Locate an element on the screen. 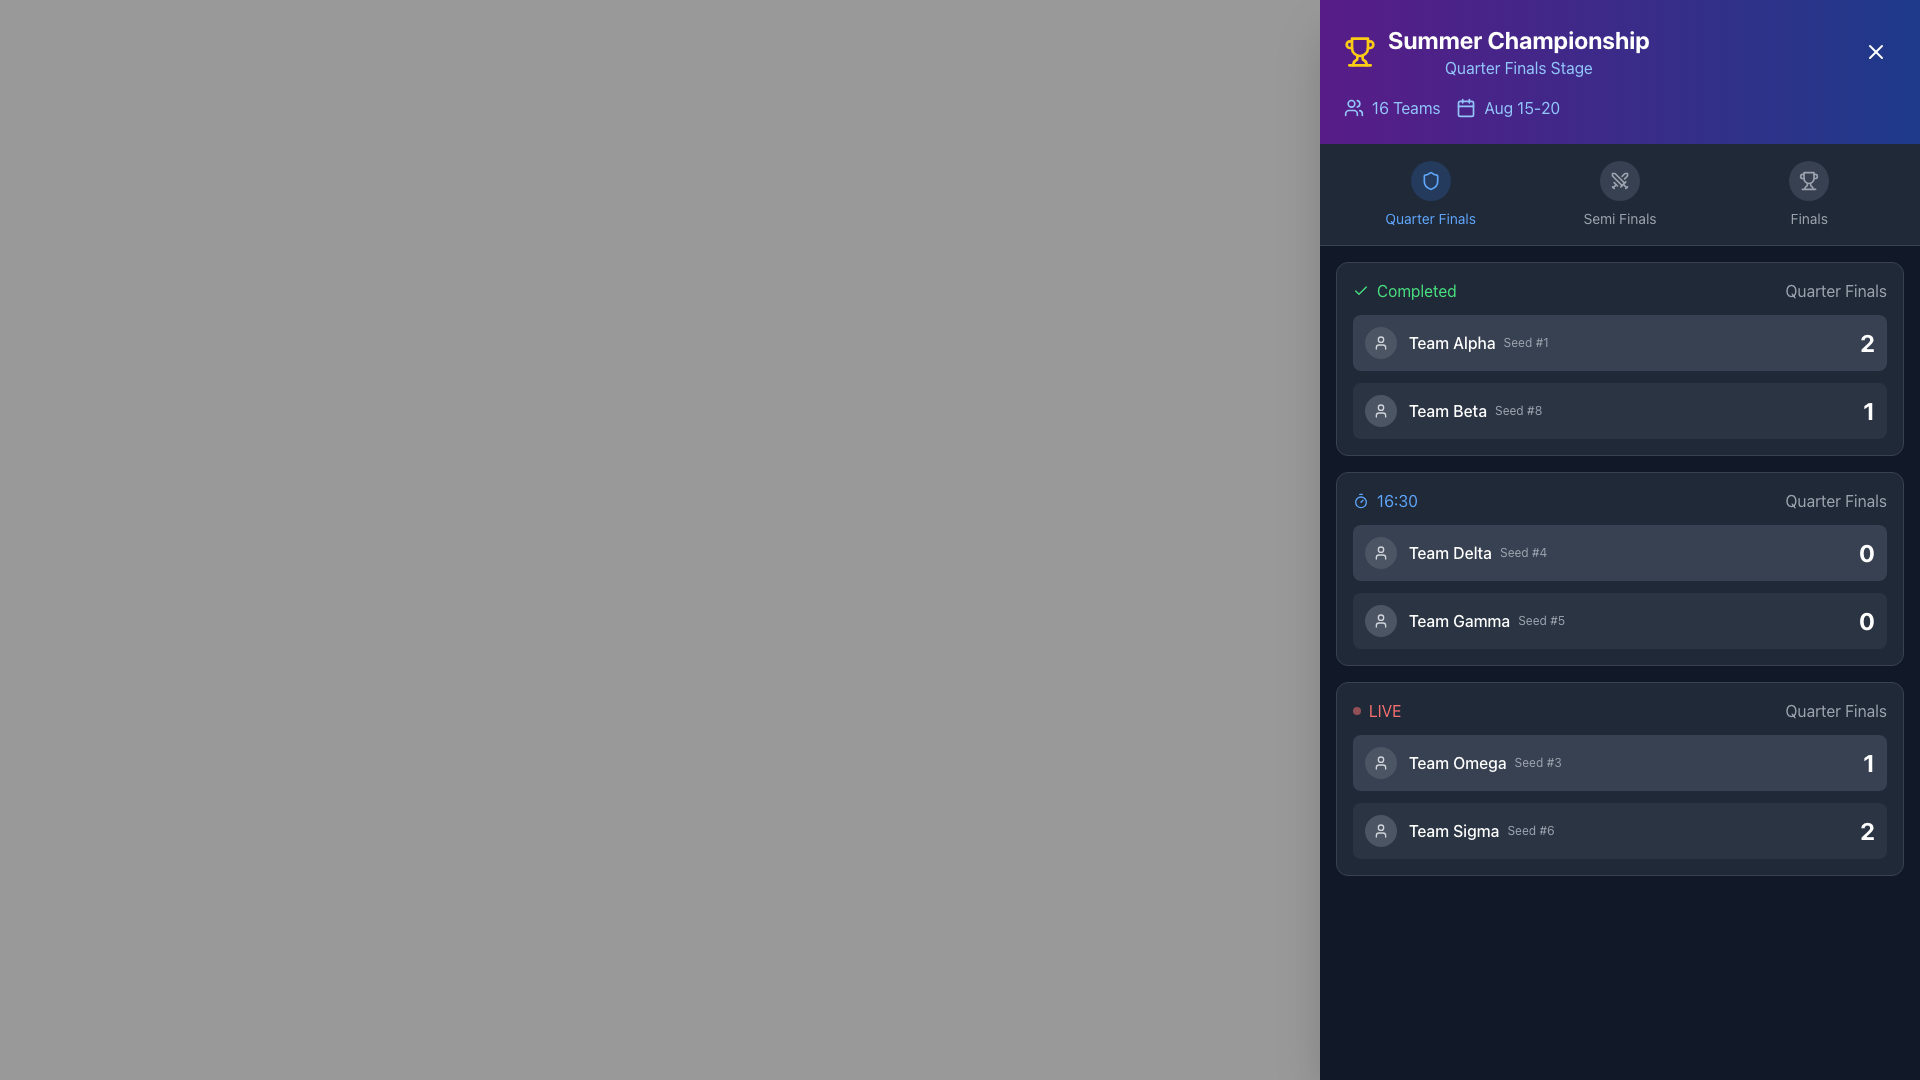 This screenshot has height=1080, width=1920. the text label 'Team Beta' is located at coordinates (1448, 410).